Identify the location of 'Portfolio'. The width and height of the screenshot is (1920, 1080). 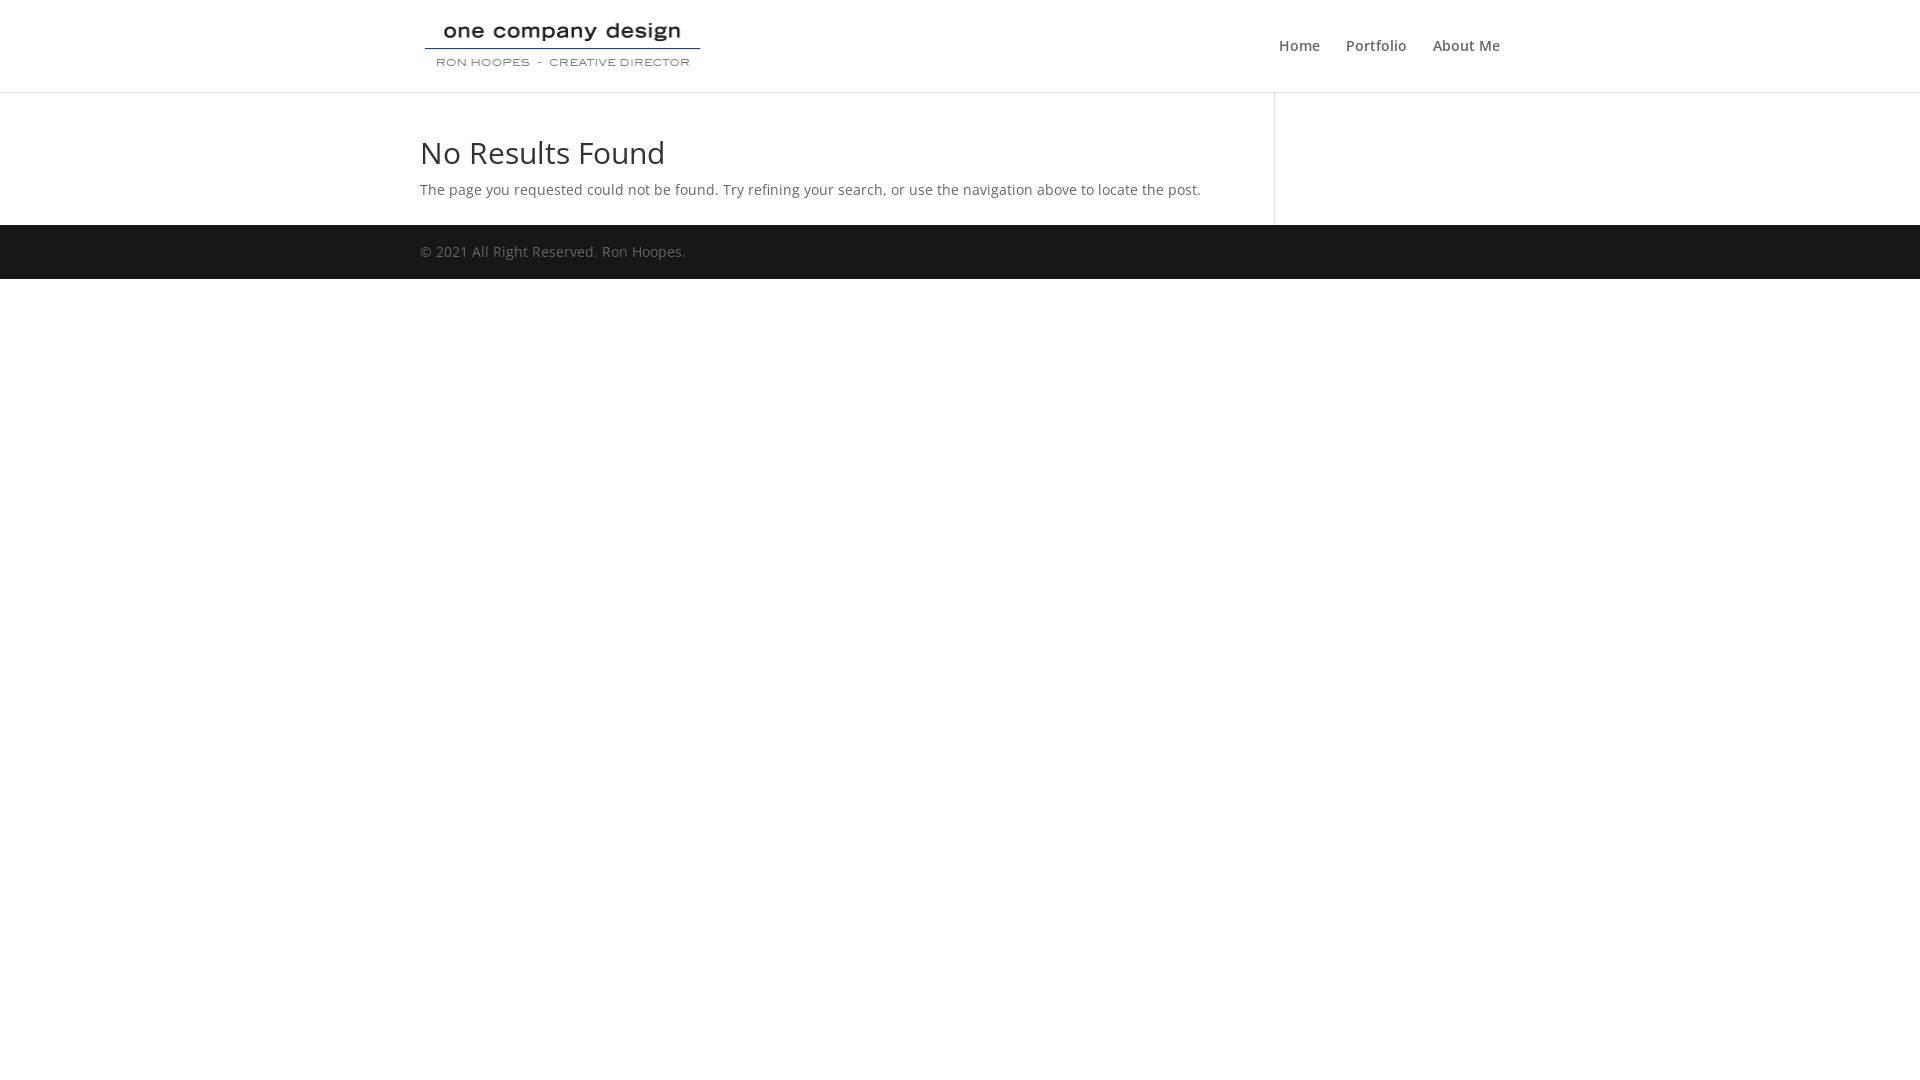
(1375, 64).